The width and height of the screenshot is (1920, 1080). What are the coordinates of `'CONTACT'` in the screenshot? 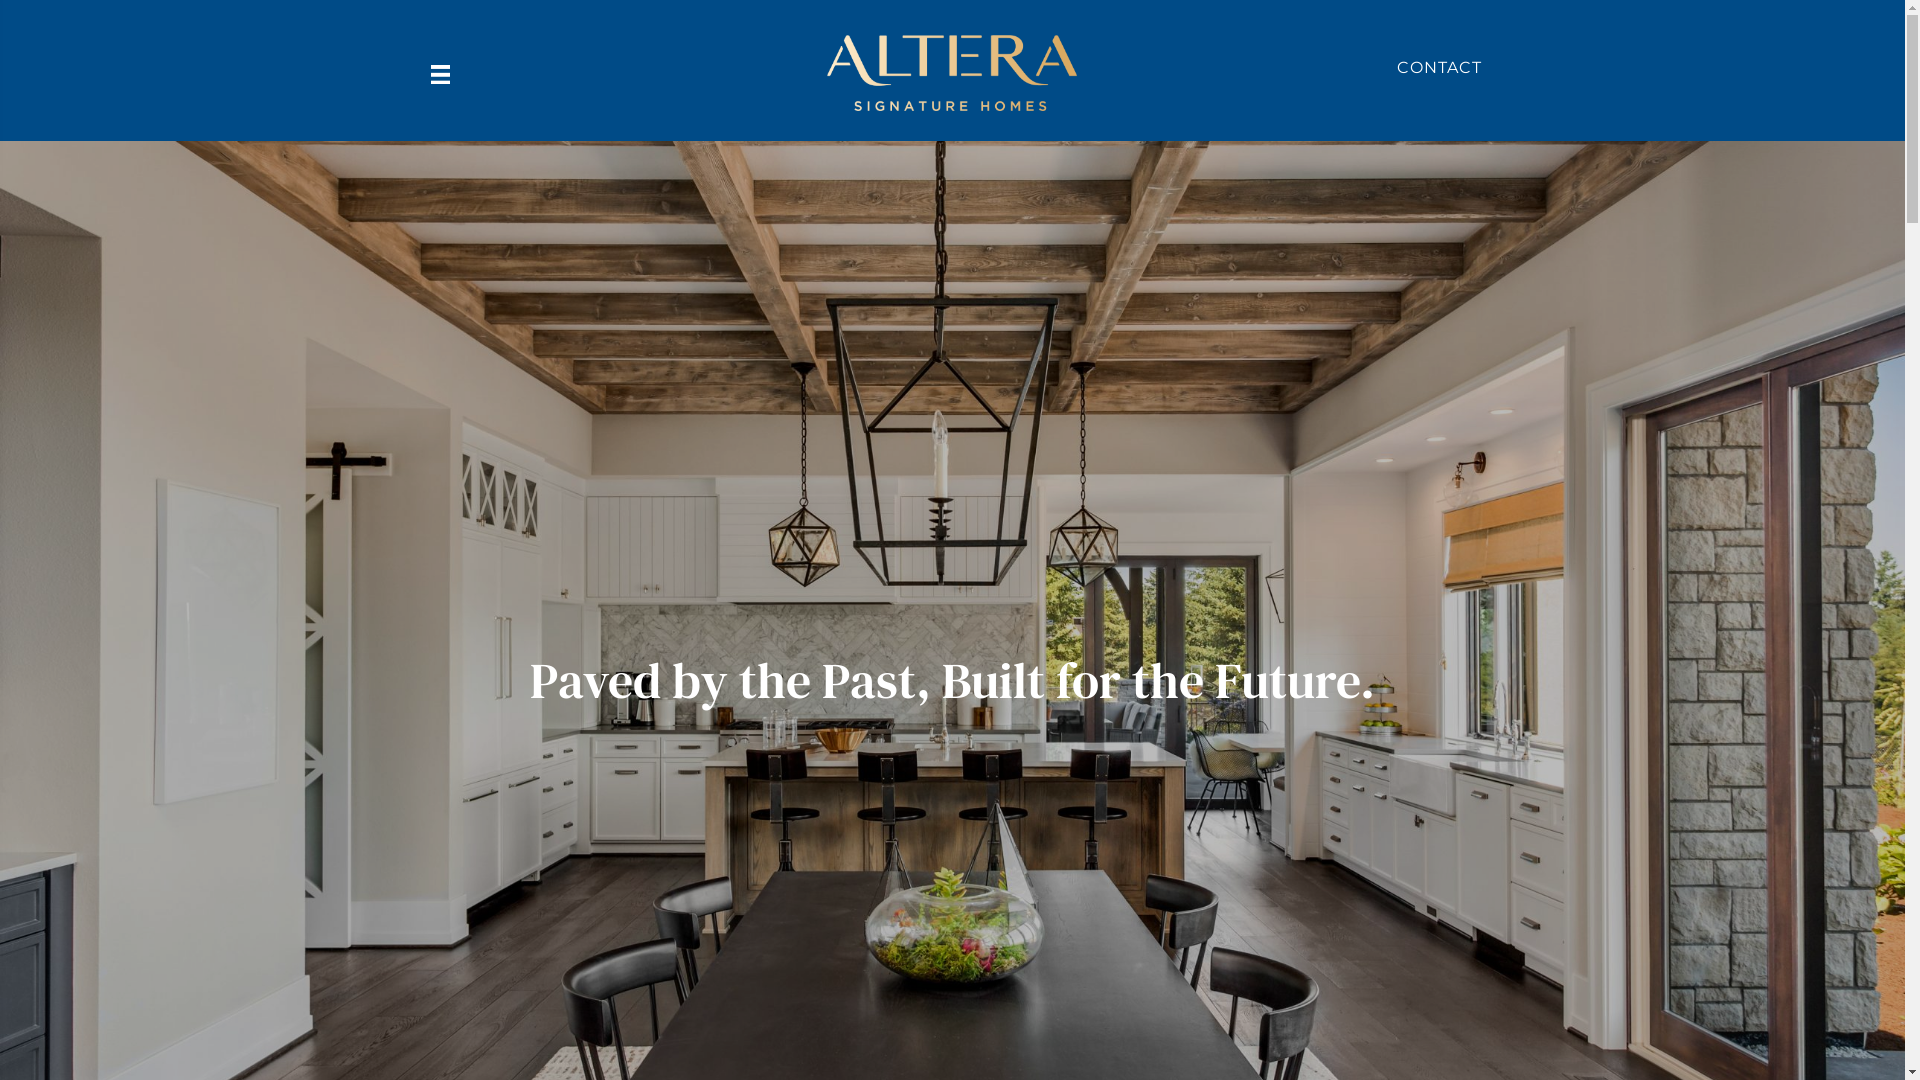 It's located at (1395, 66).